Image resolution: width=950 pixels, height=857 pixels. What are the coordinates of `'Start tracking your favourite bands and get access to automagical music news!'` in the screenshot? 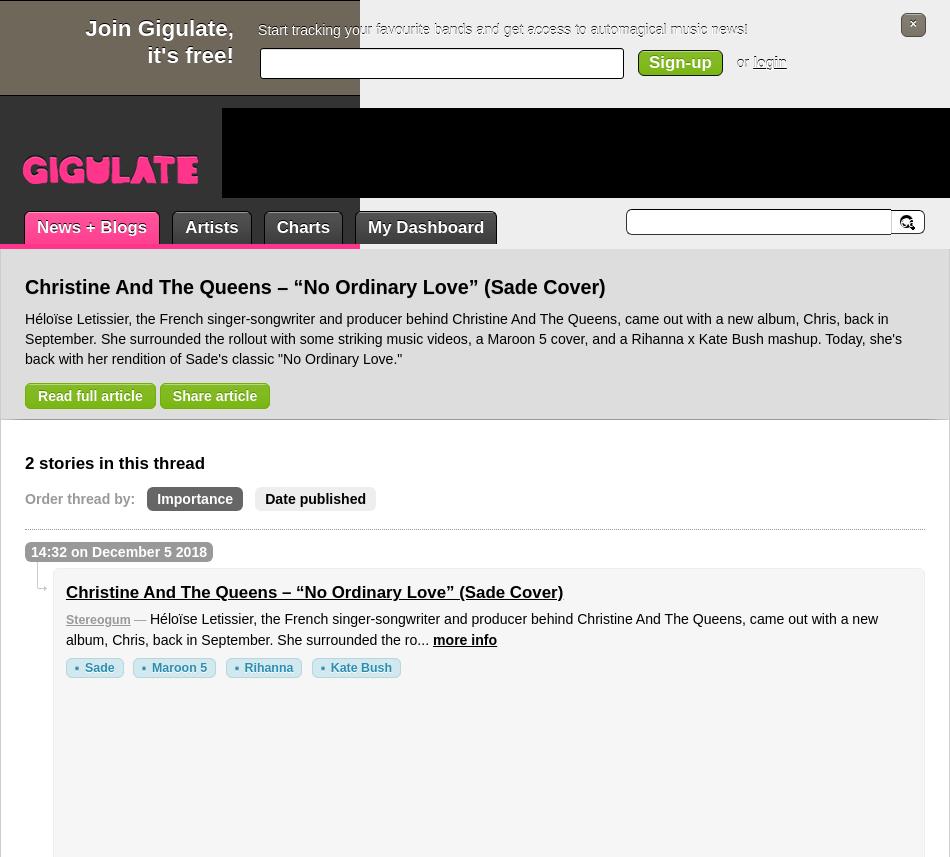 It's located at (502, 29).